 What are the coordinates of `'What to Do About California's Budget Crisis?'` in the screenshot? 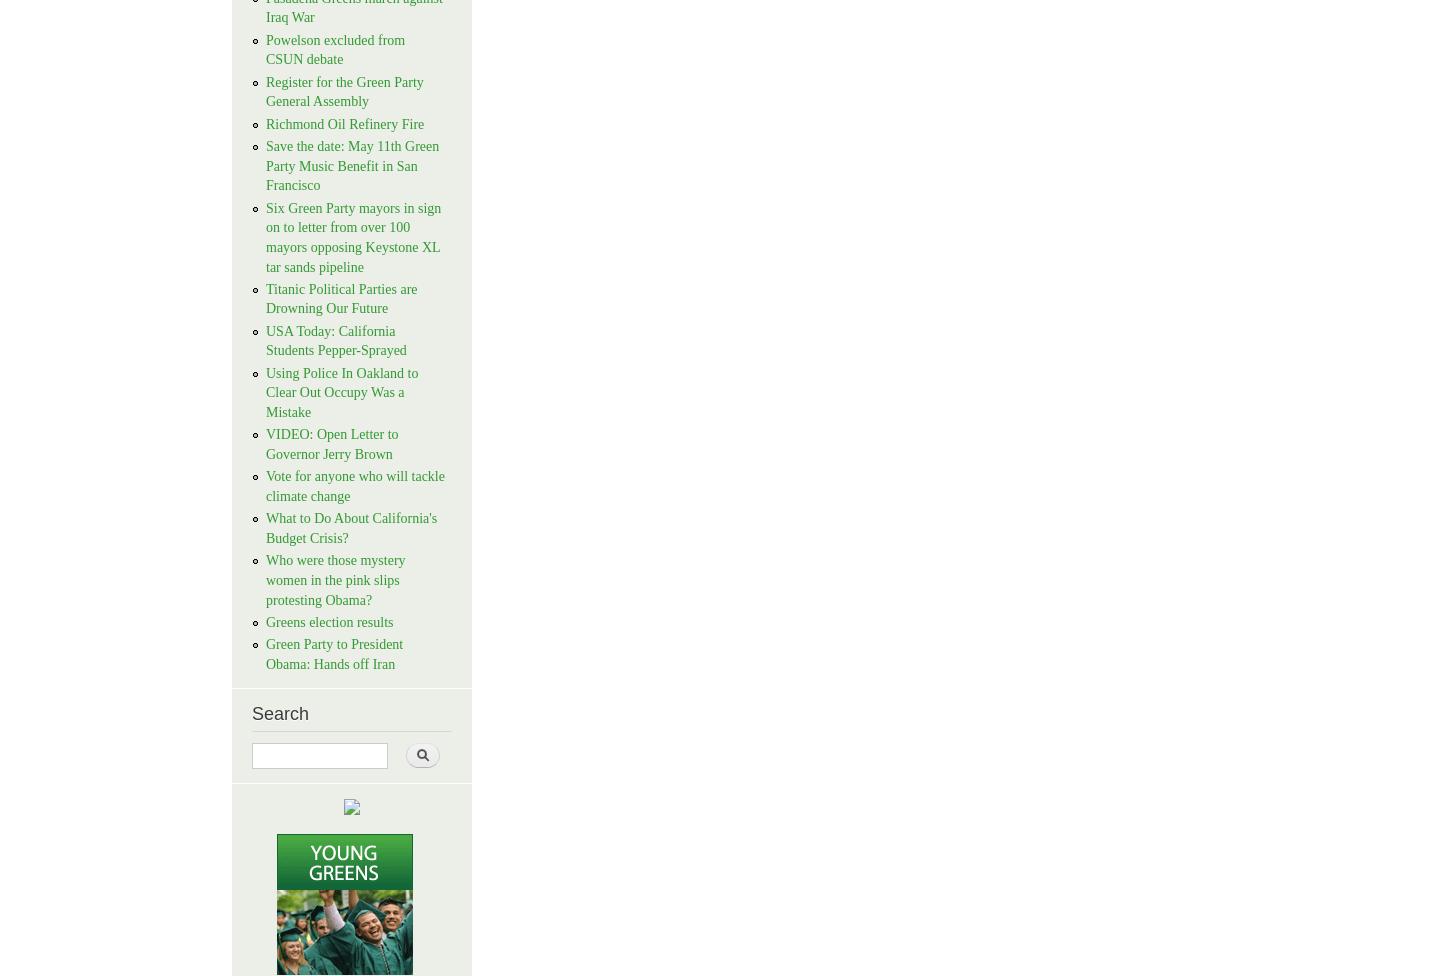 It's located at (351, 528).